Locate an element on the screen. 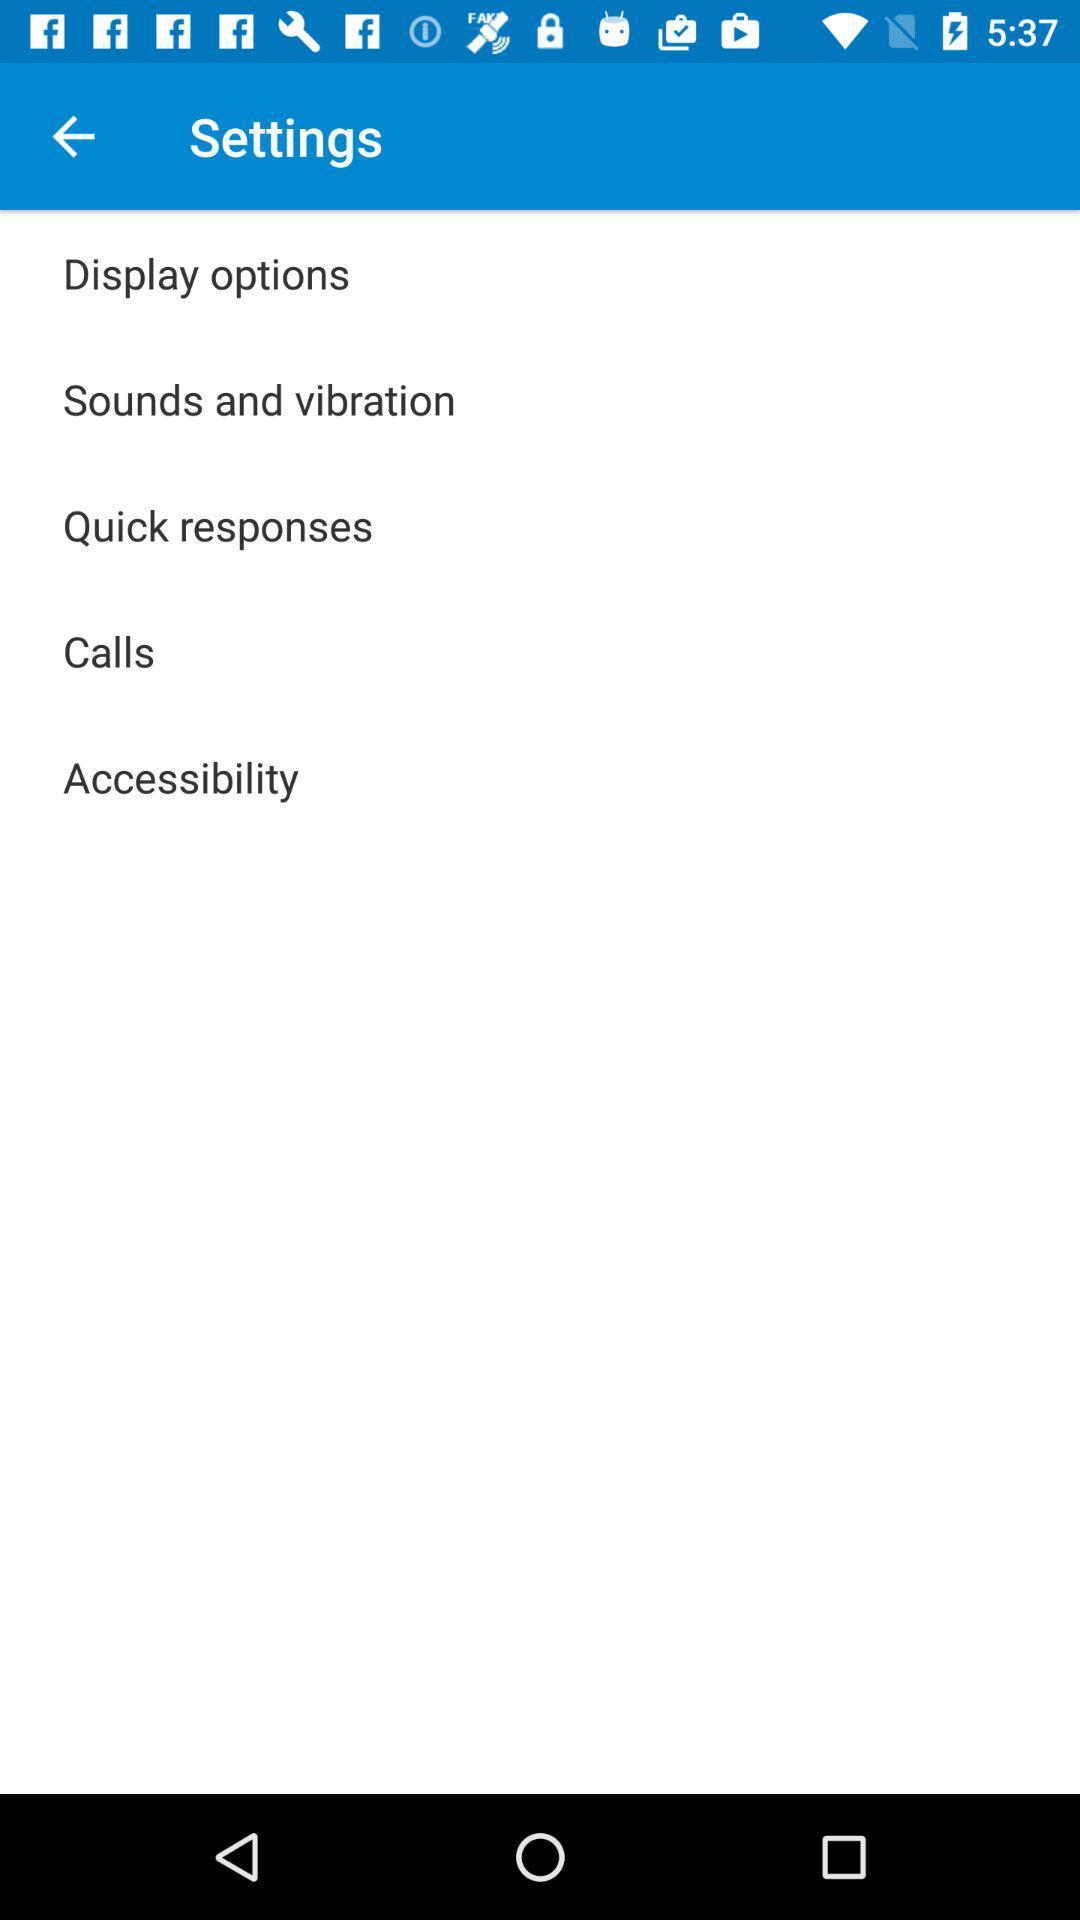 This screenshot has height=1920, width=1080. app above quick responses is located at coordinates (258, 398).